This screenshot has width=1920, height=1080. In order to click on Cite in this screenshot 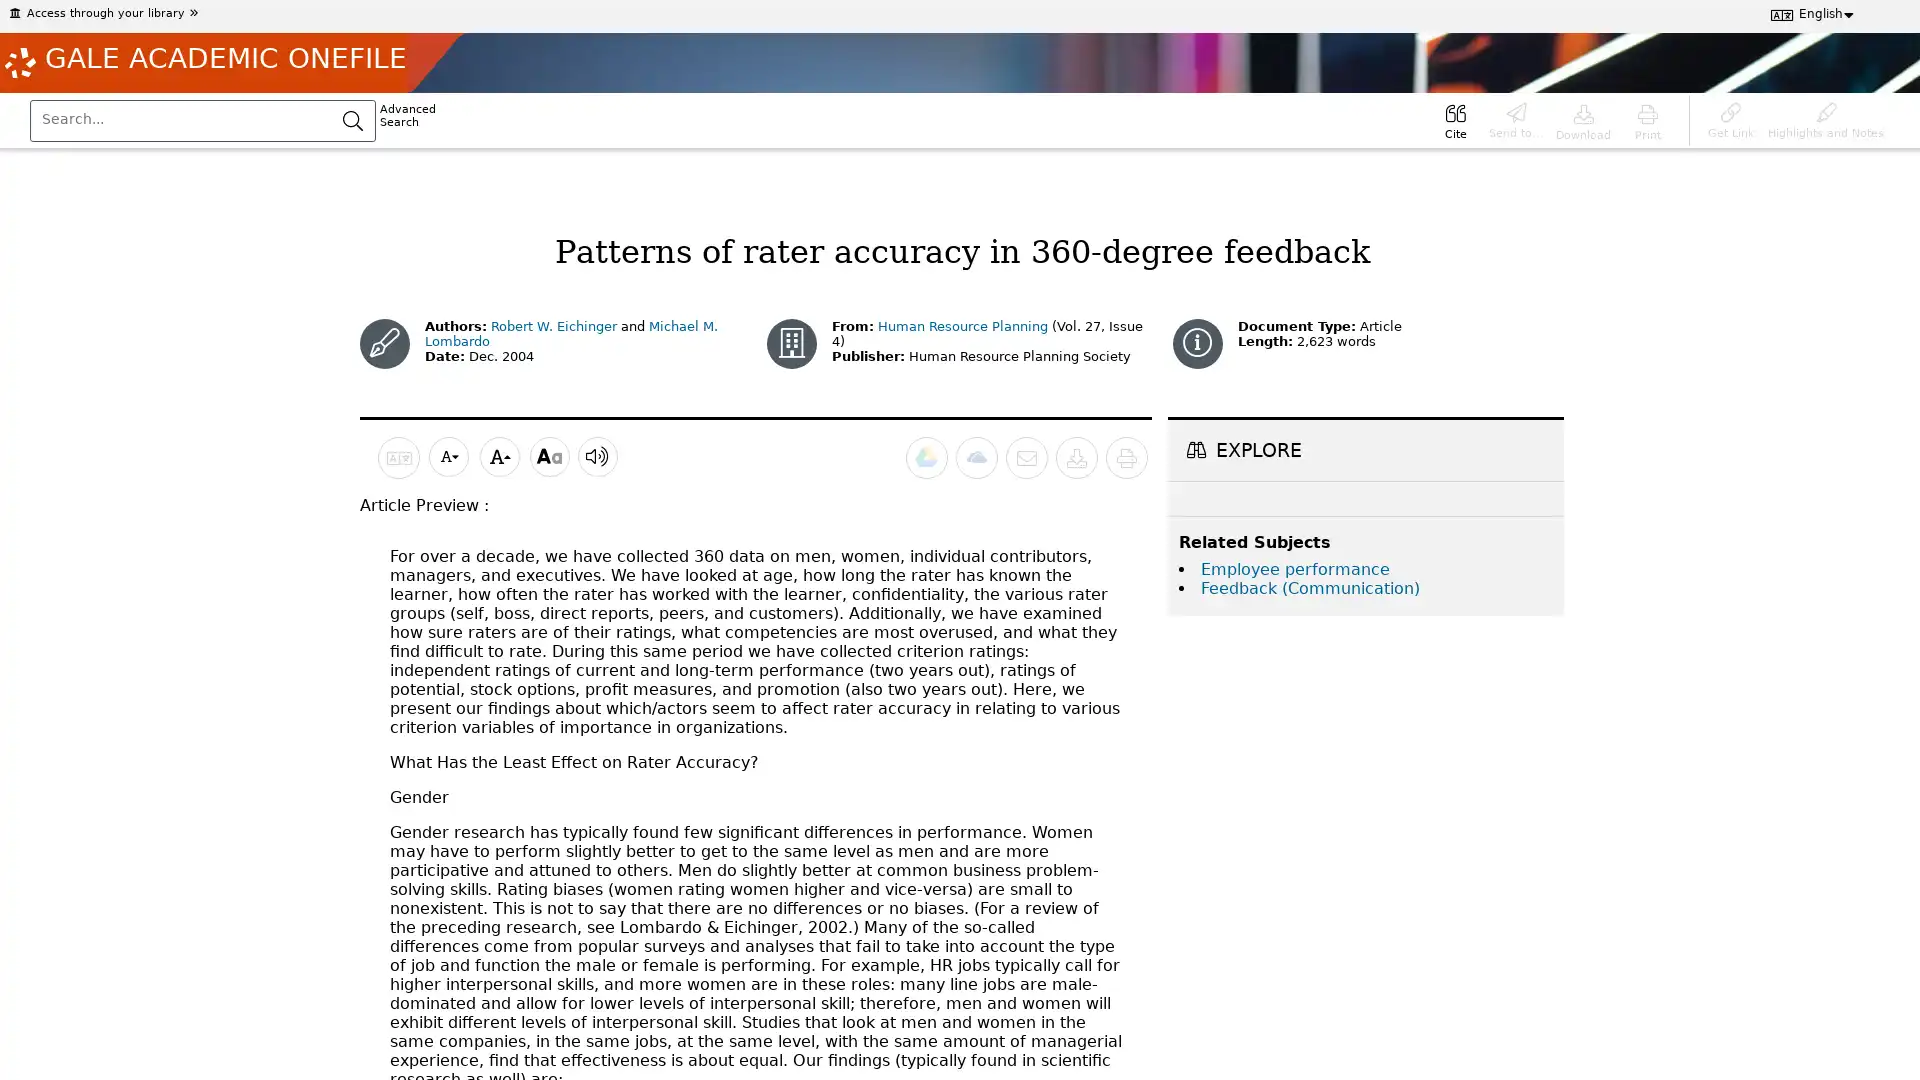, I will do `click(1455, 119)`.